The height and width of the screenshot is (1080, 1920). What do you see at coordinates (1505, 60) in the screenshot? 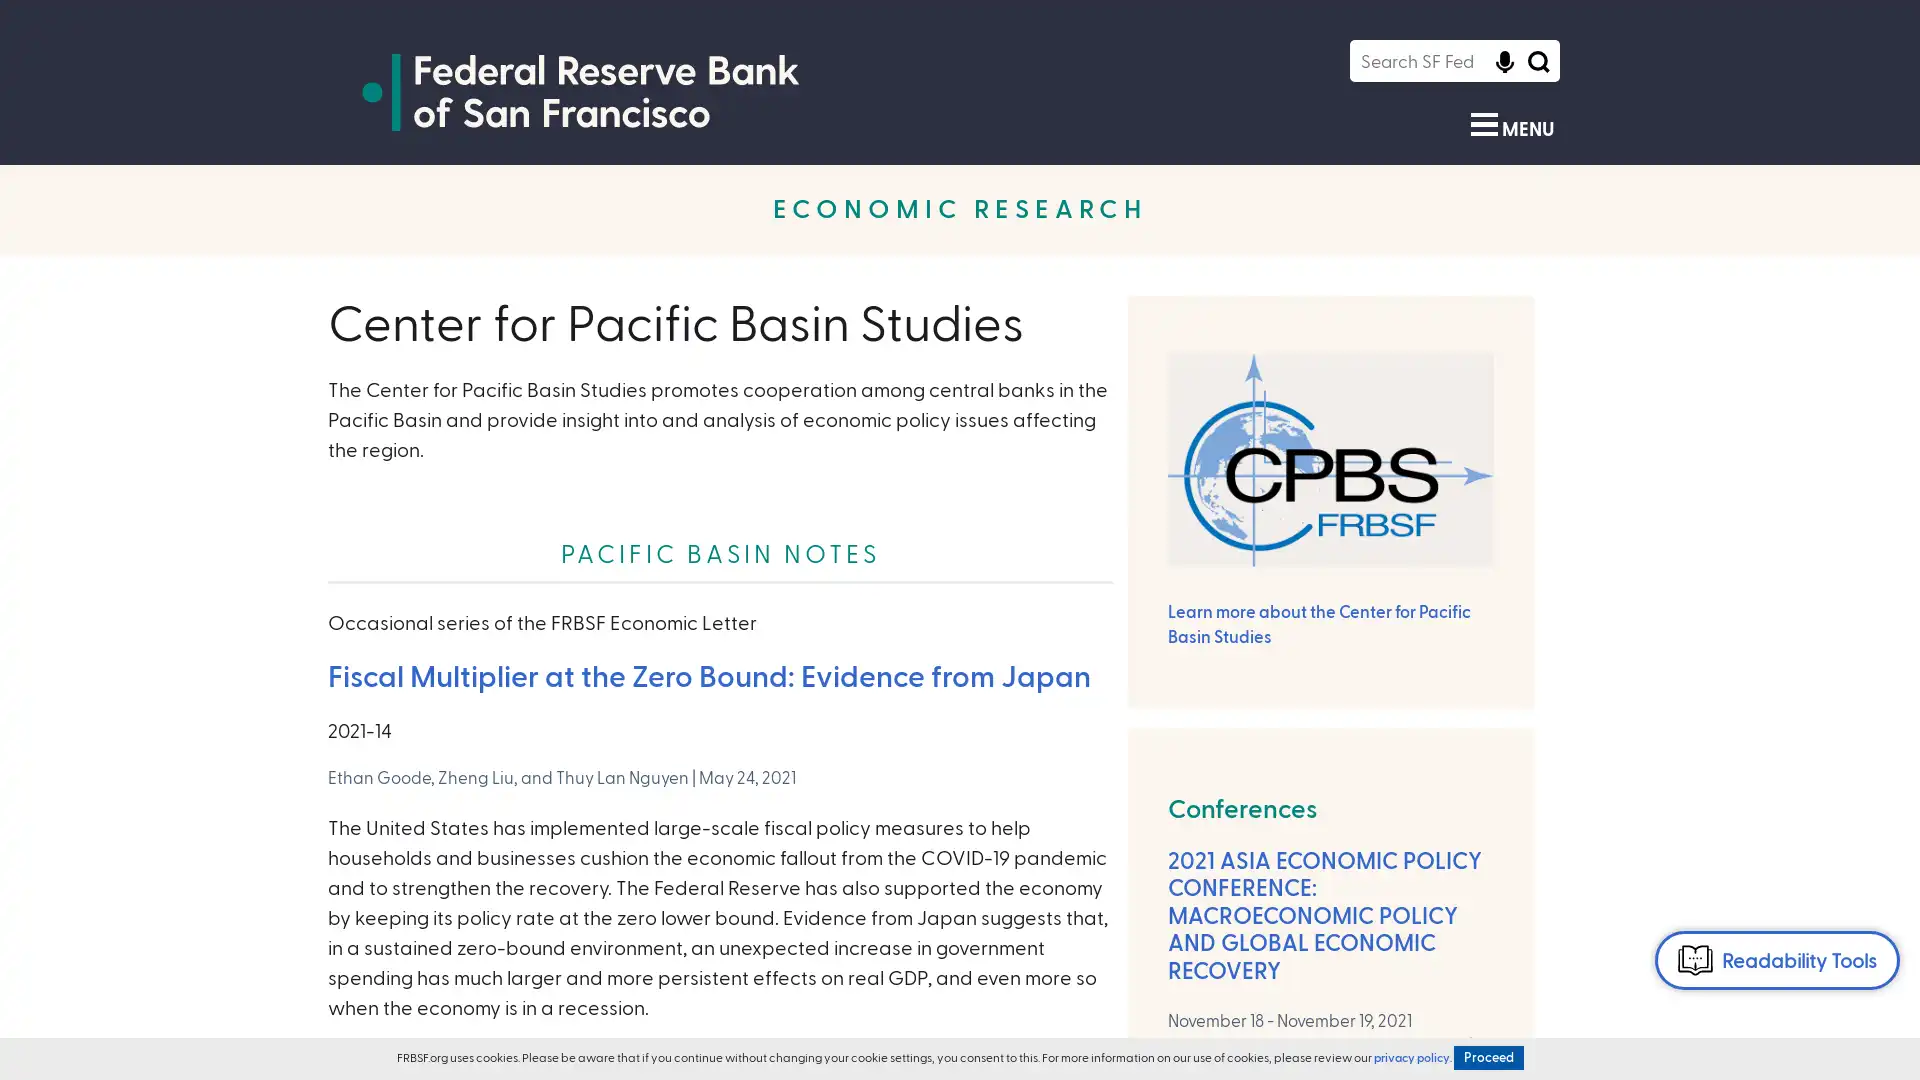
I see `Click to start voice recognition Click to start voice recognition of search query` at bounding box center [1505, 60].